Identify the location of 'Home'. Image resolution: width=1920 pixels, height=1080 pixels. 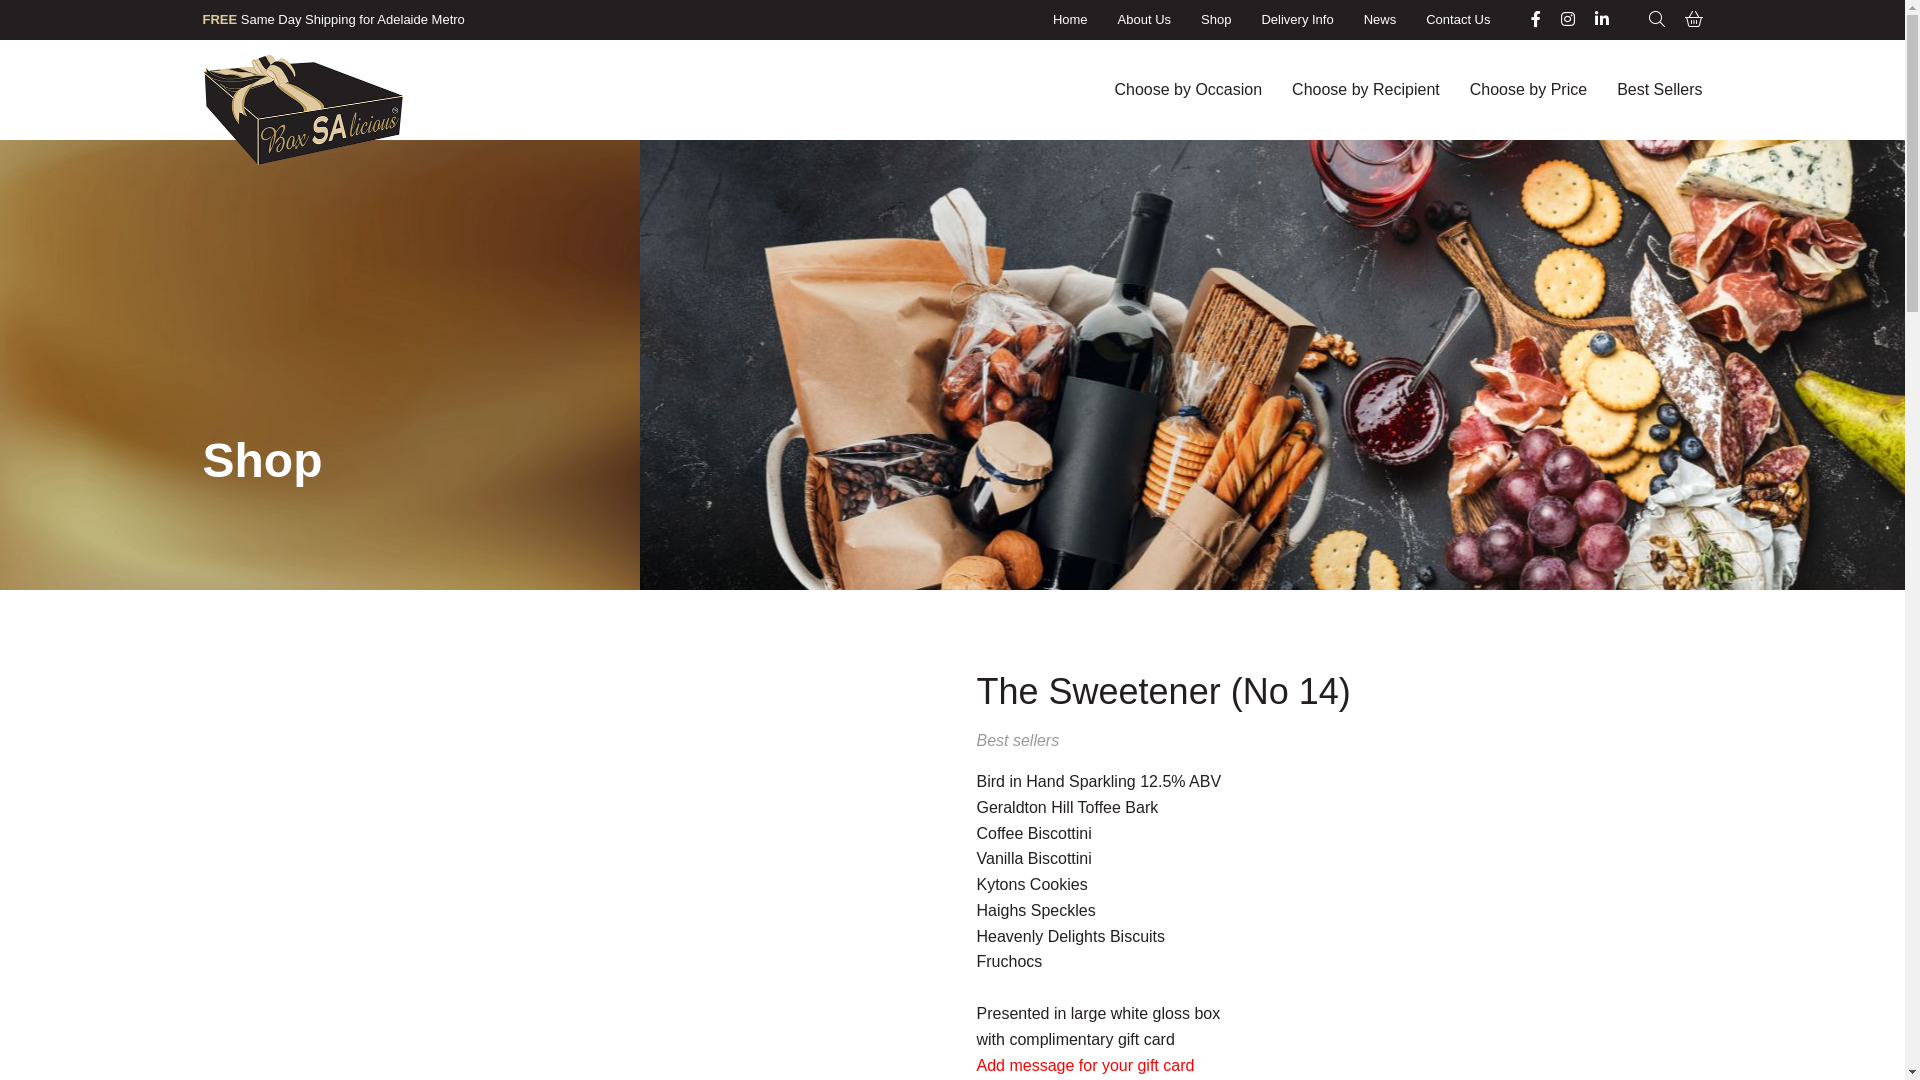
(1069, 19).